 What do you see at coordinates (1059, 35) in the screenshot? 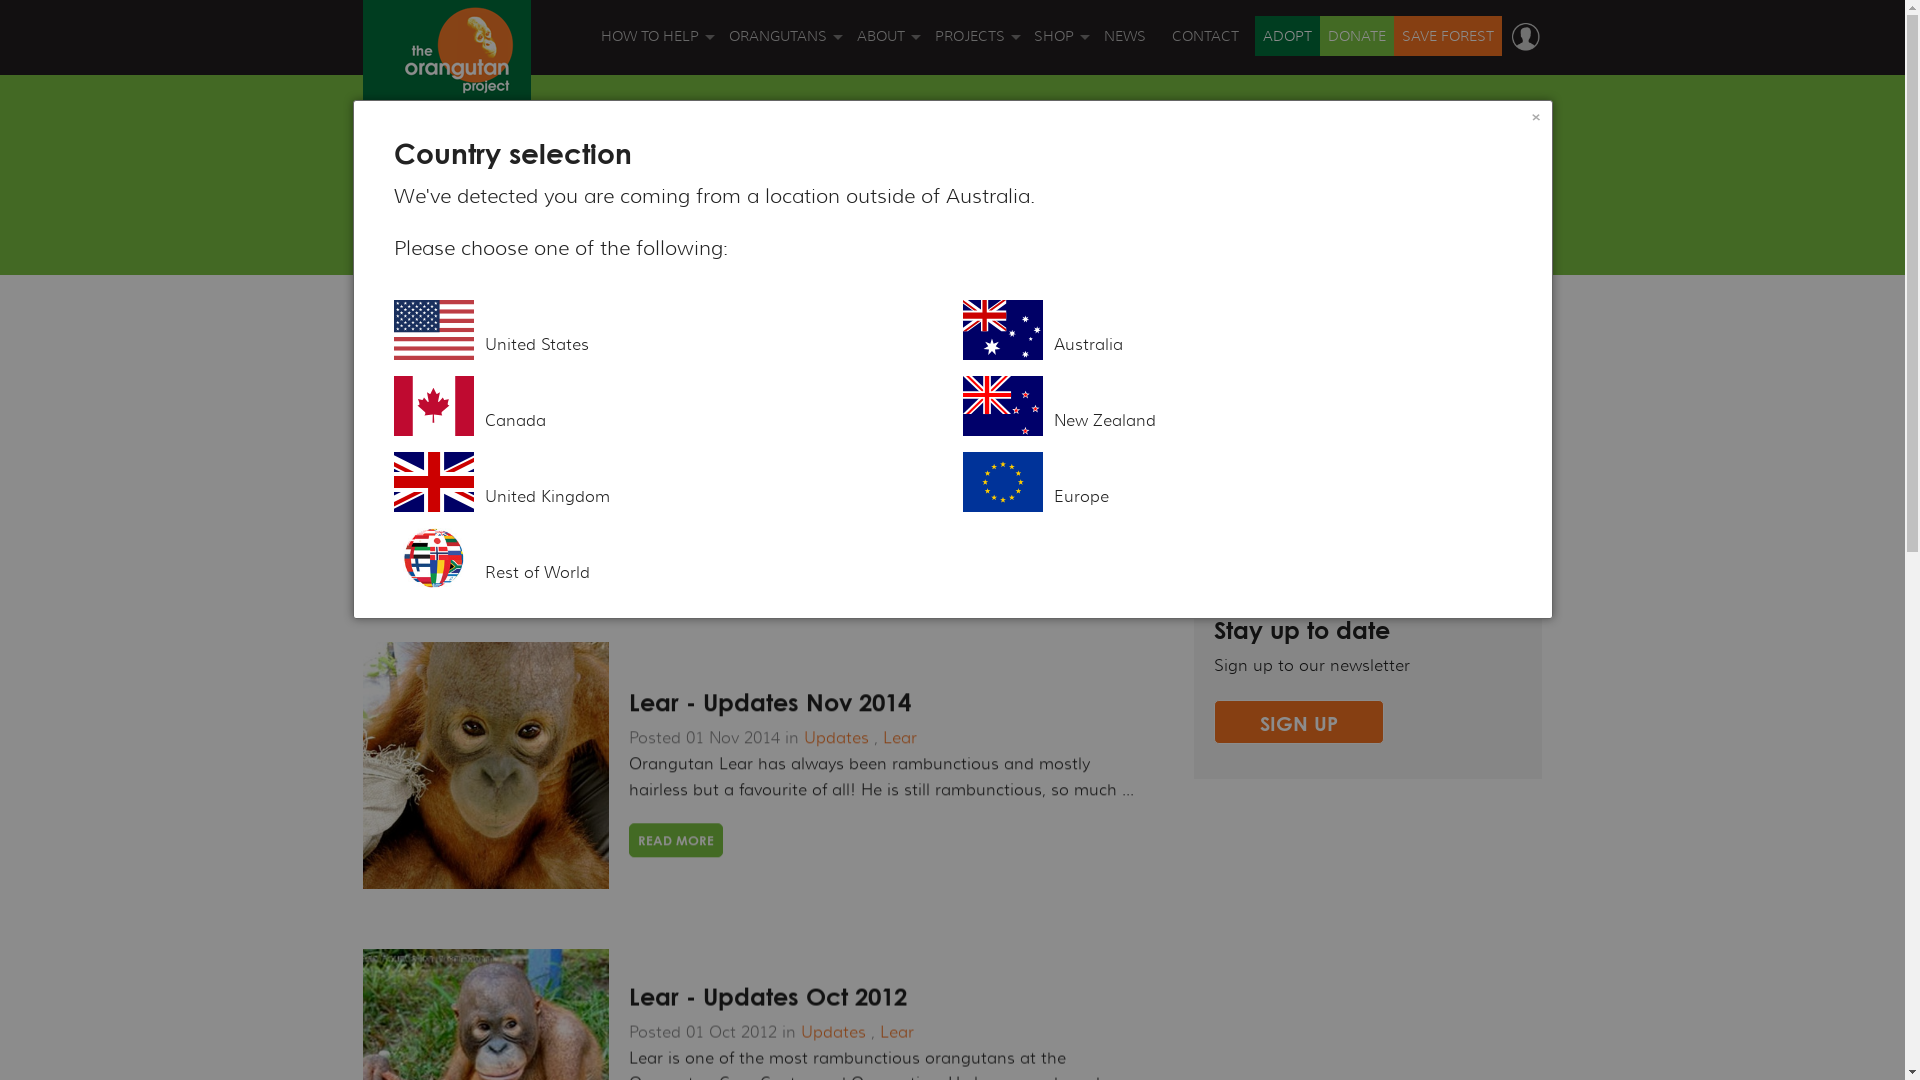
I see `'SHOP'` at bounding box center [1059, 35].